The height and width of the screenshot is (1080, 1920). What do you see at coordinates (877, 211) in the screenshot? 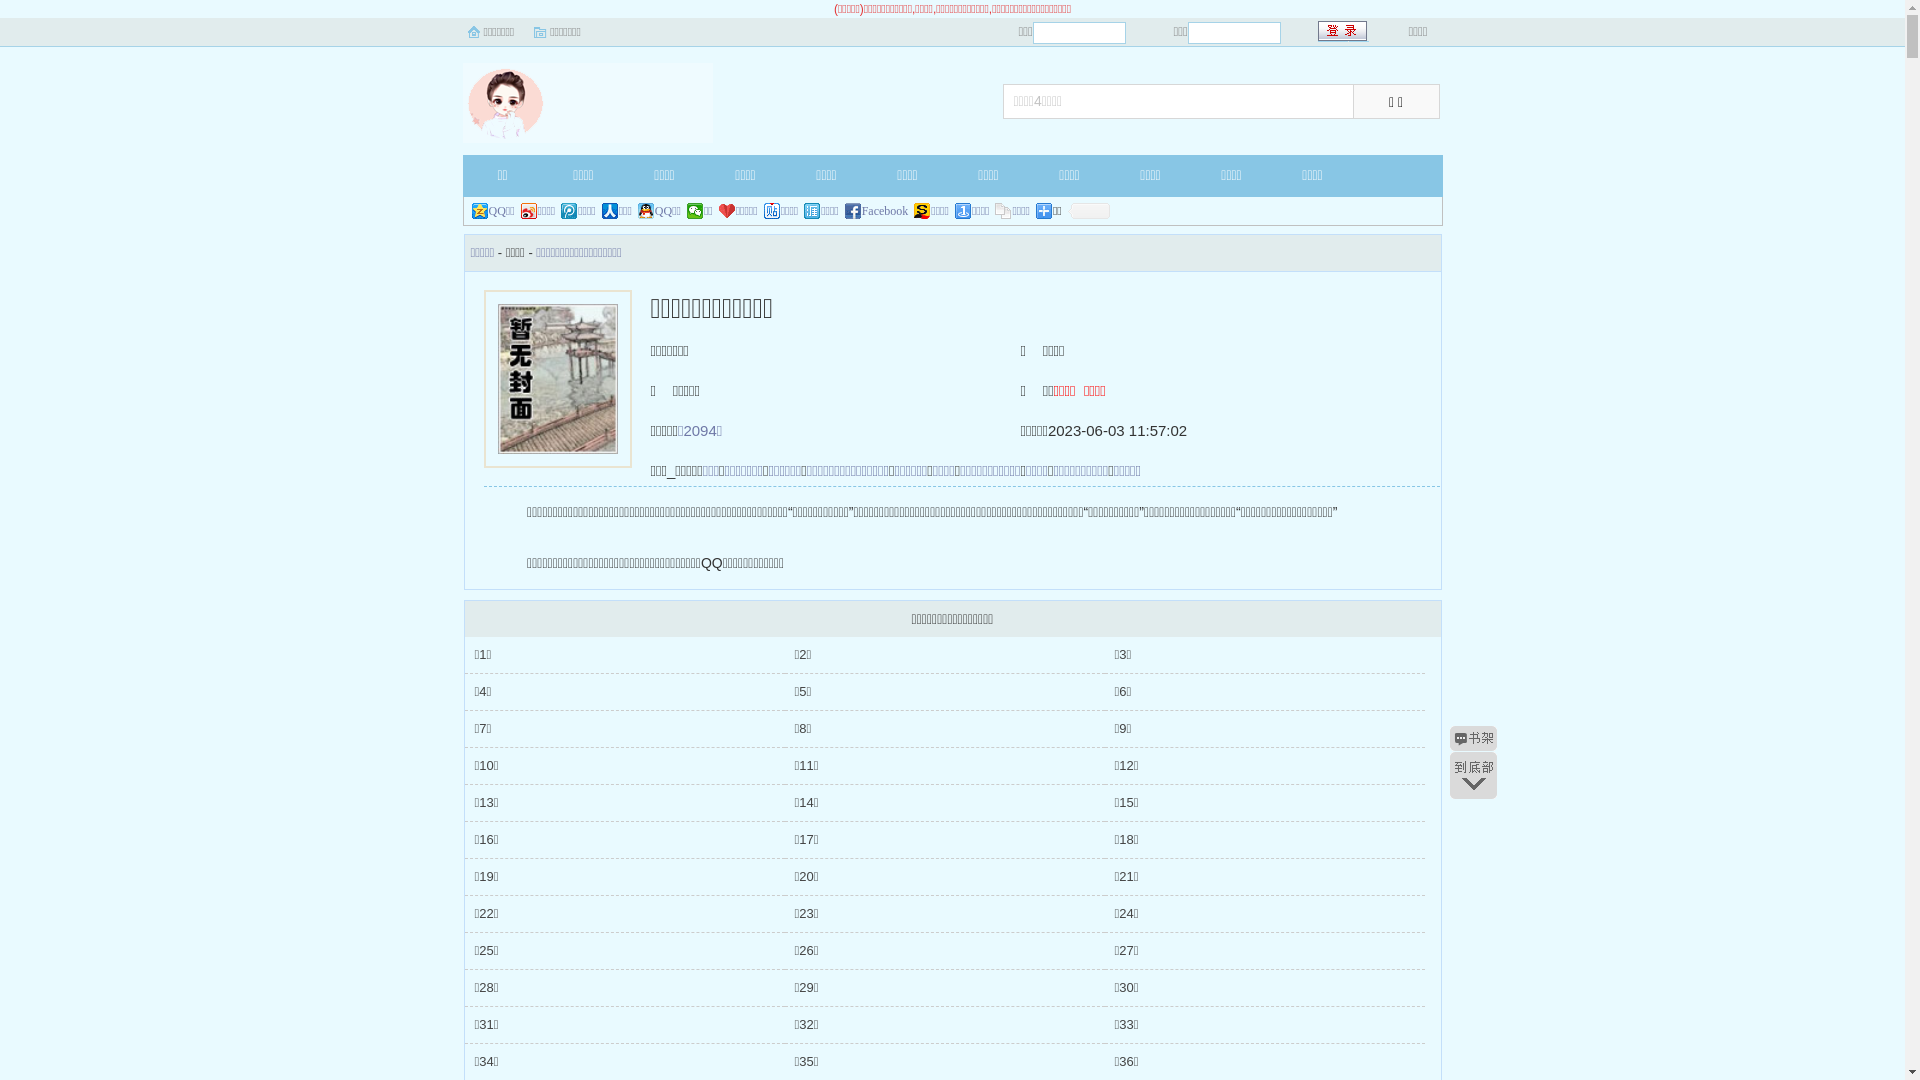
I see `'Facebook'` at bounding box center [877, 211].